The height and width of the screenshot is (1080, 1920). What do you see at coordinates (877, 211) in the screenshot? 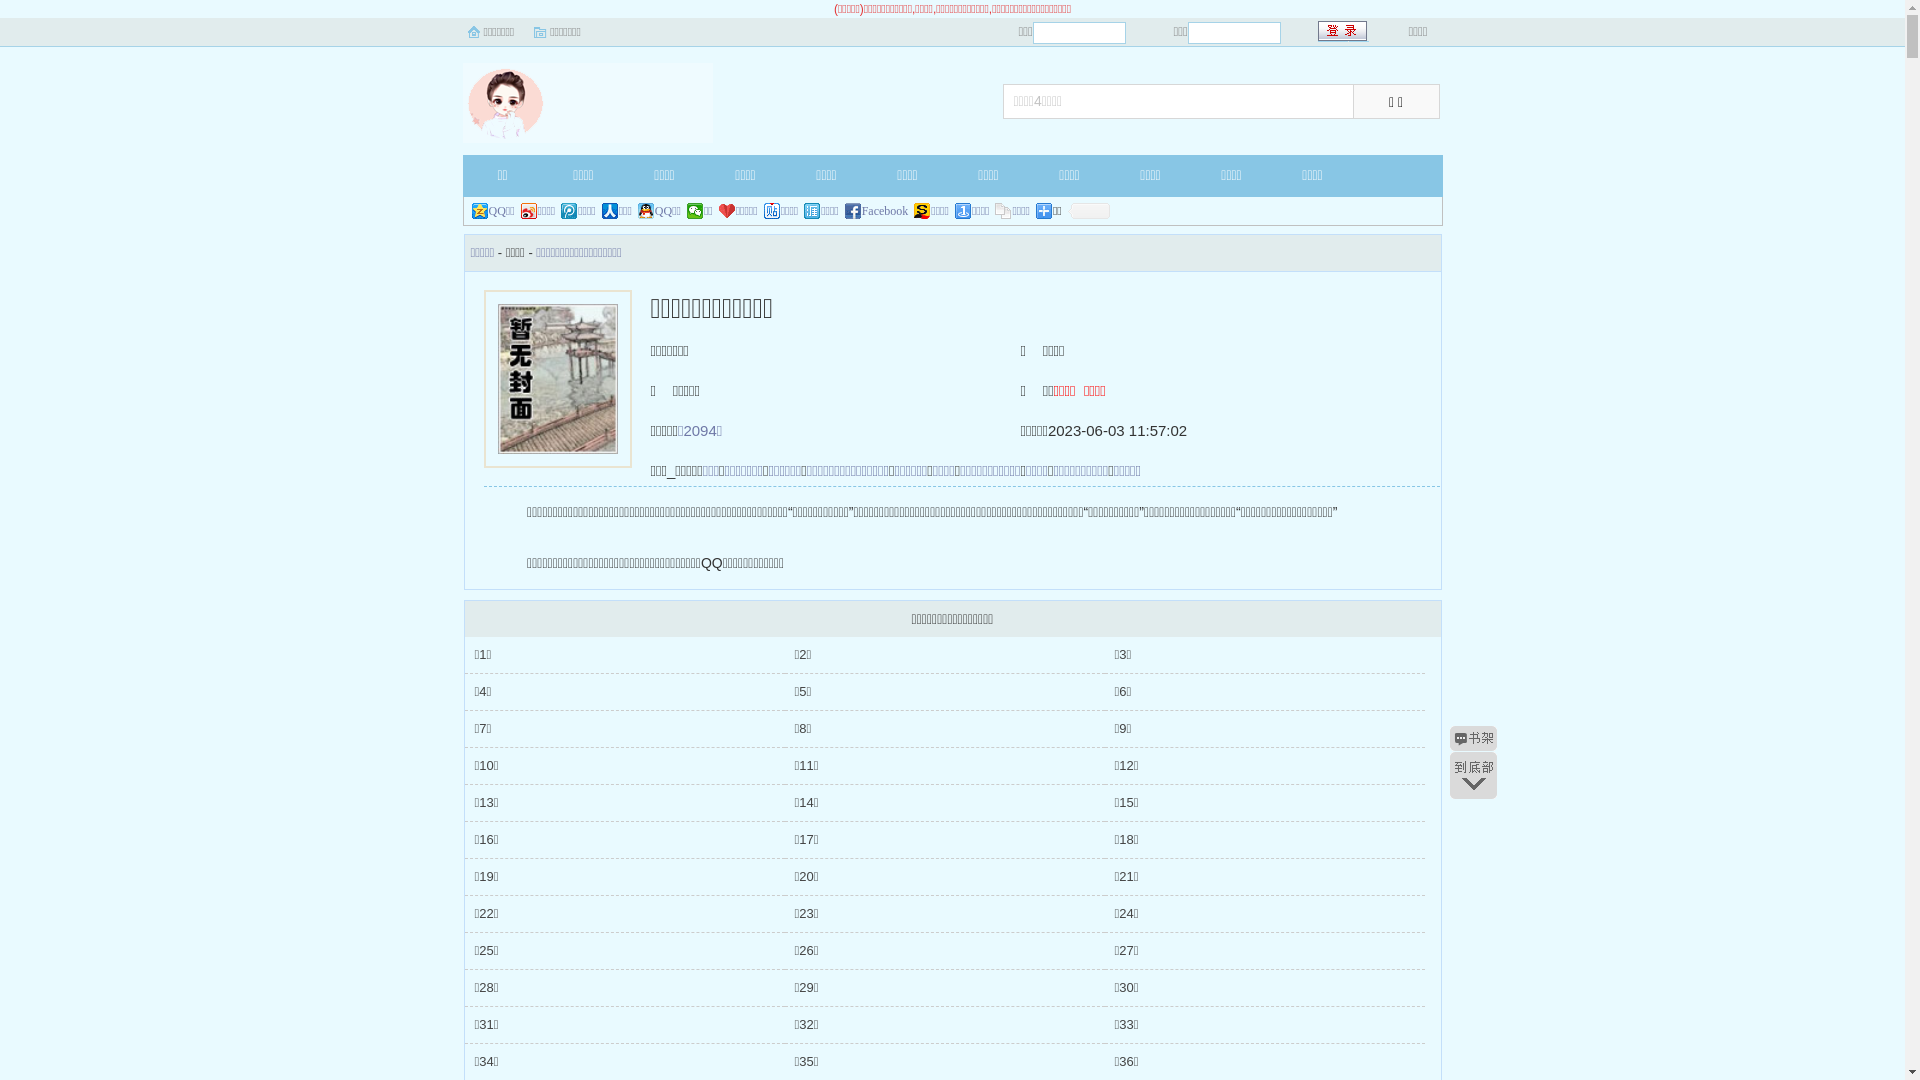
I see `'Facebook'` at bounding box center [877, 211].